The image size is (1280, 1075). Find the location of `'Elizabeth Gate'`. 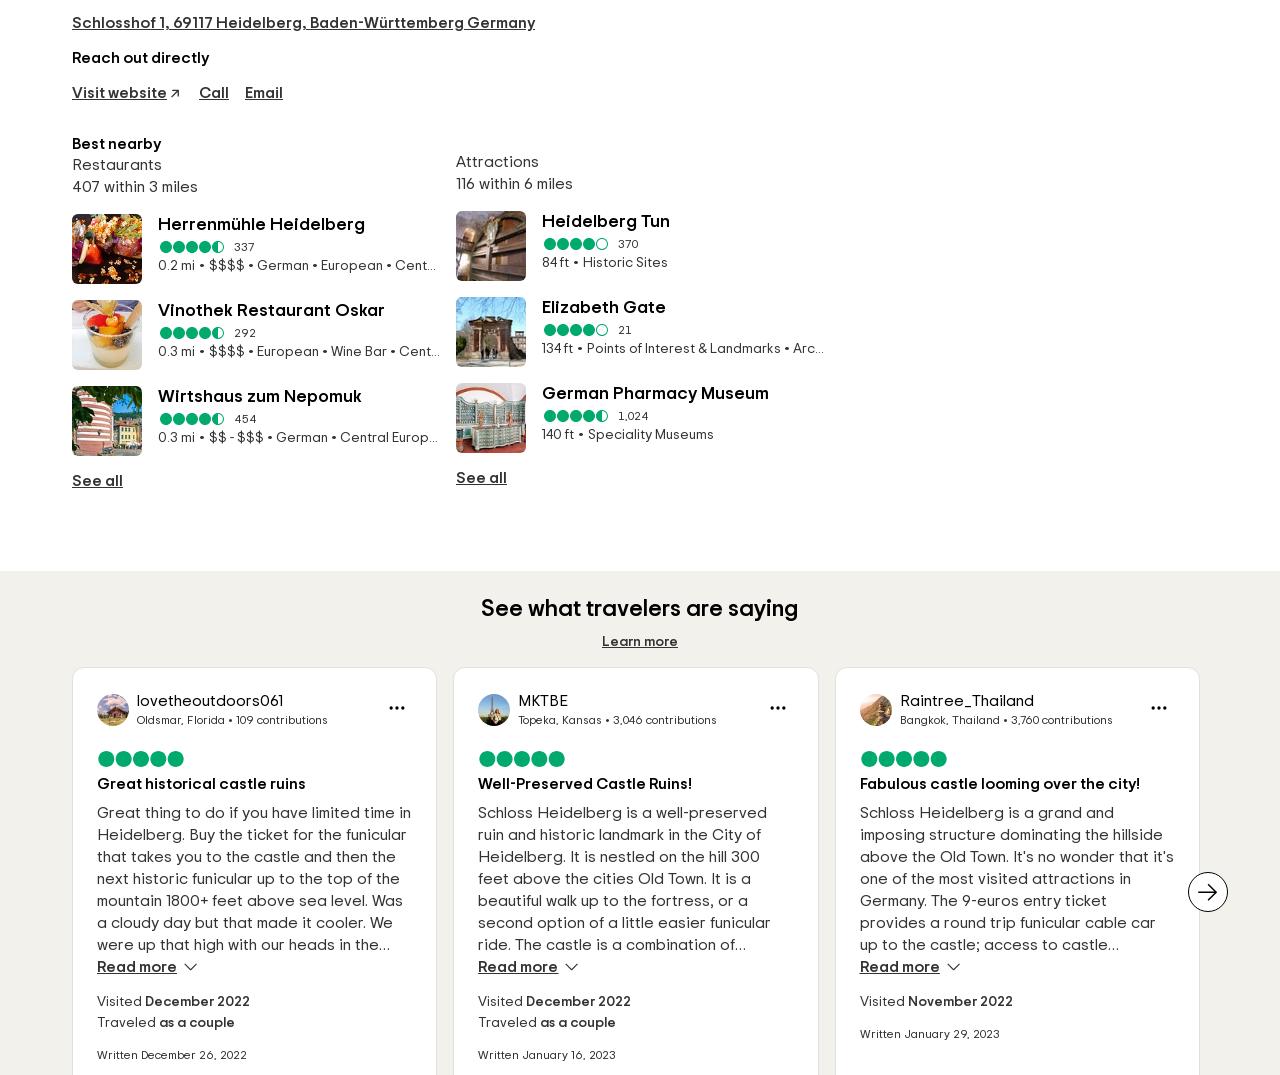

'Elizabeth Gate' is located at coordinates (541, 306).